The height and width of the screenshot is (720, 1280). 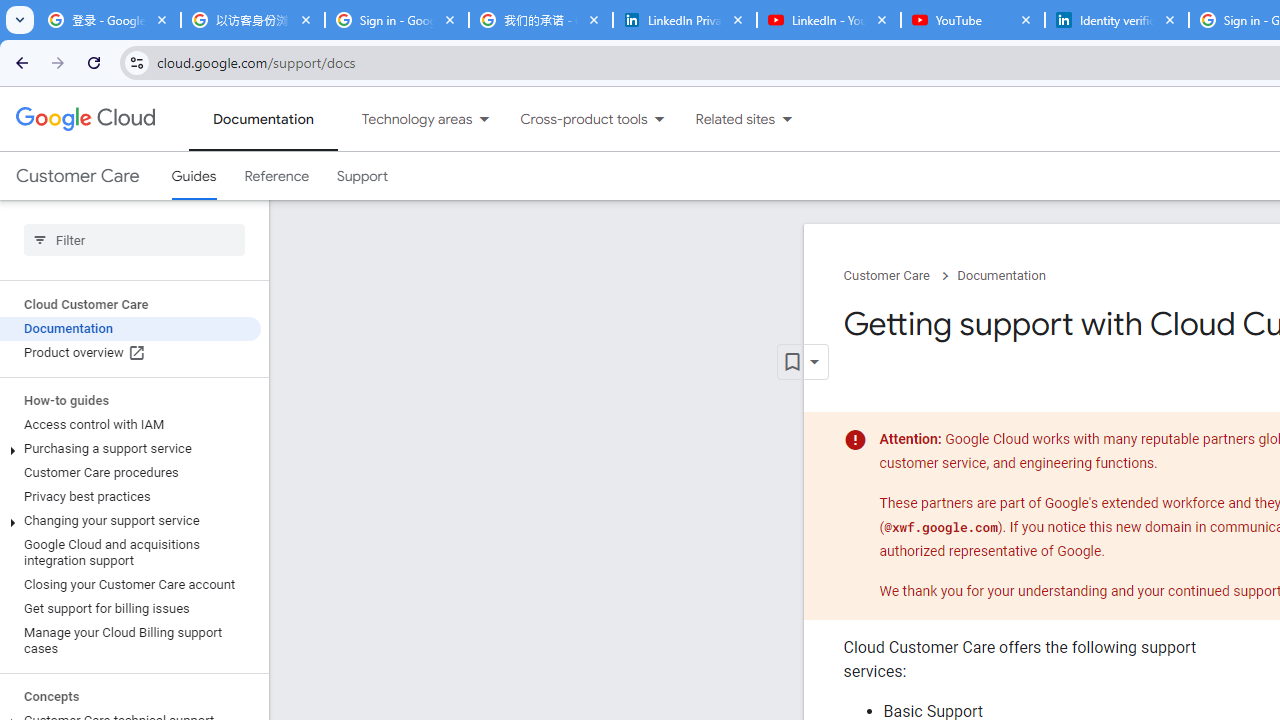 What do you see at coordinates (684, 20) in the screenshot?
I see `'LinkedIn Privacy Policy'` at bounding box center [684, 20].